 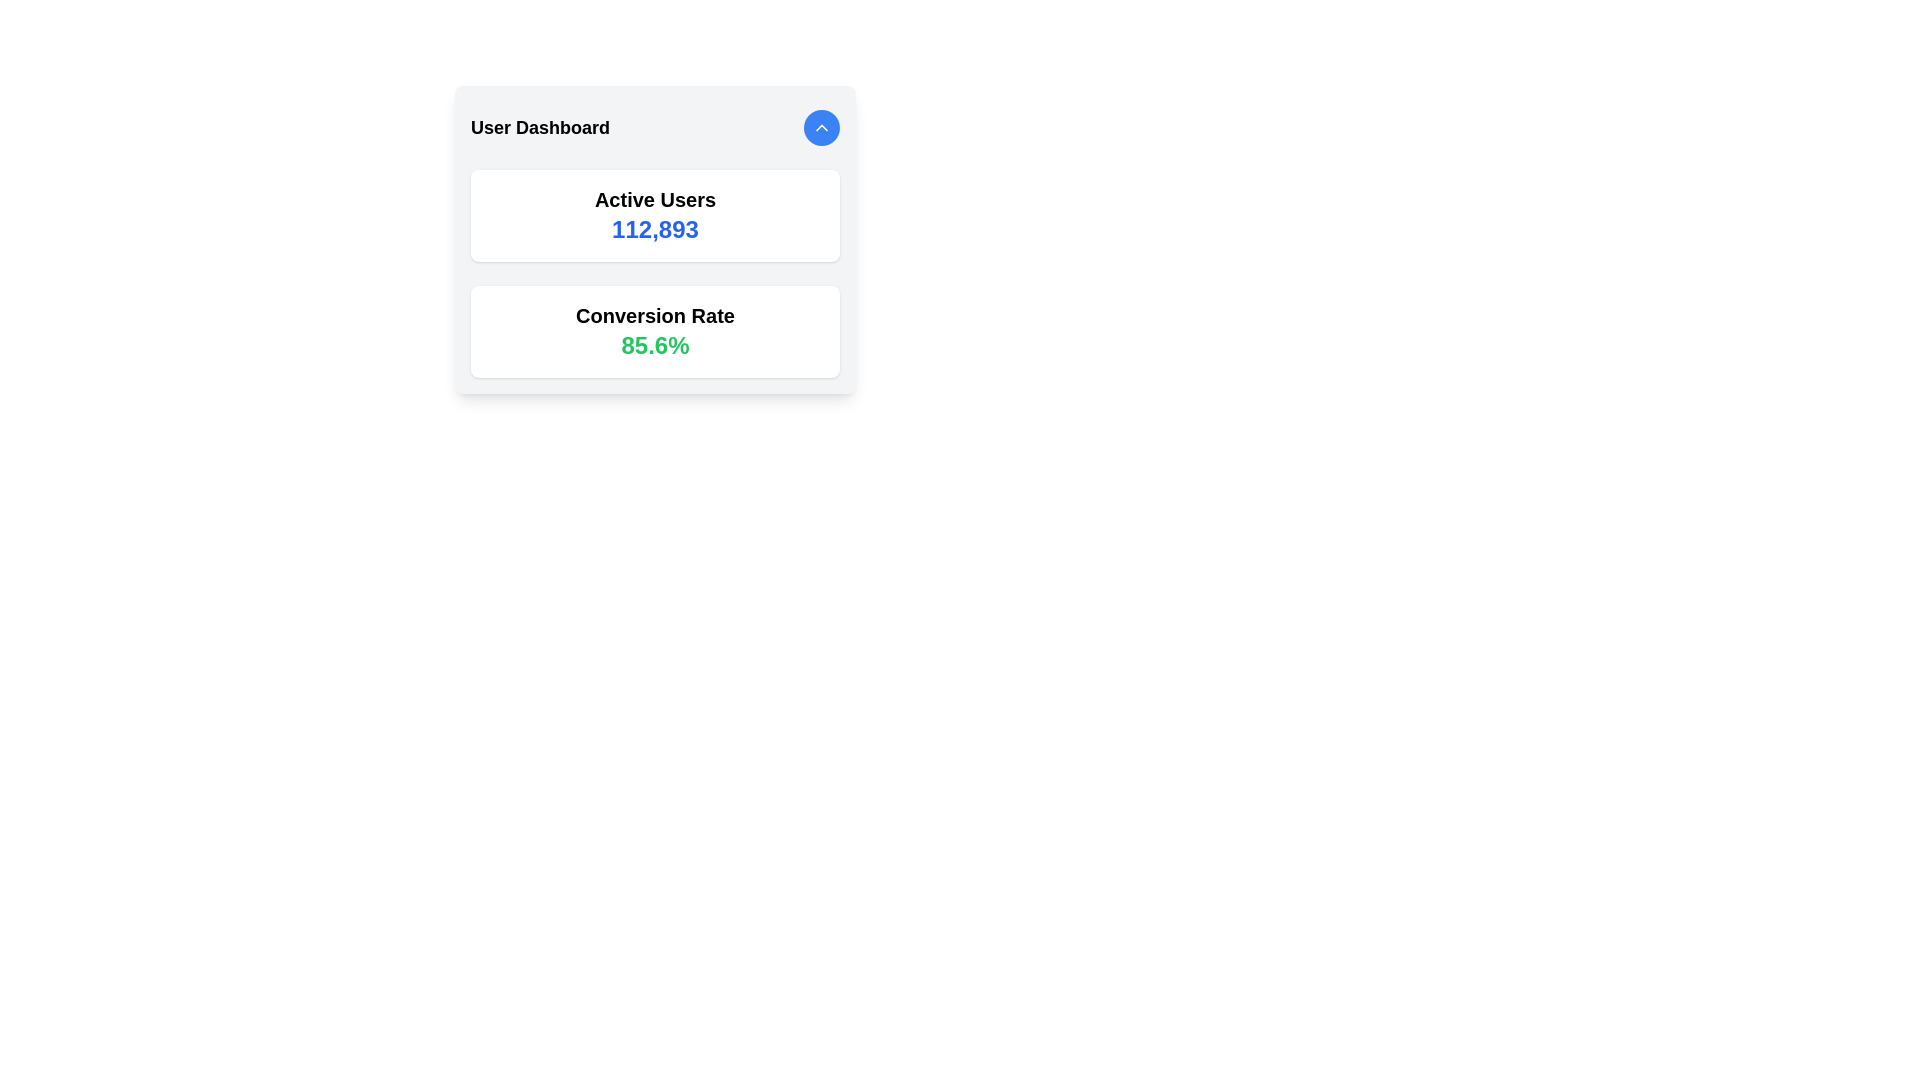 I want to click on displayed value of the 'Active Users' text label, which shows the count of active users in the user dashboard, so click(x=655, y=229).